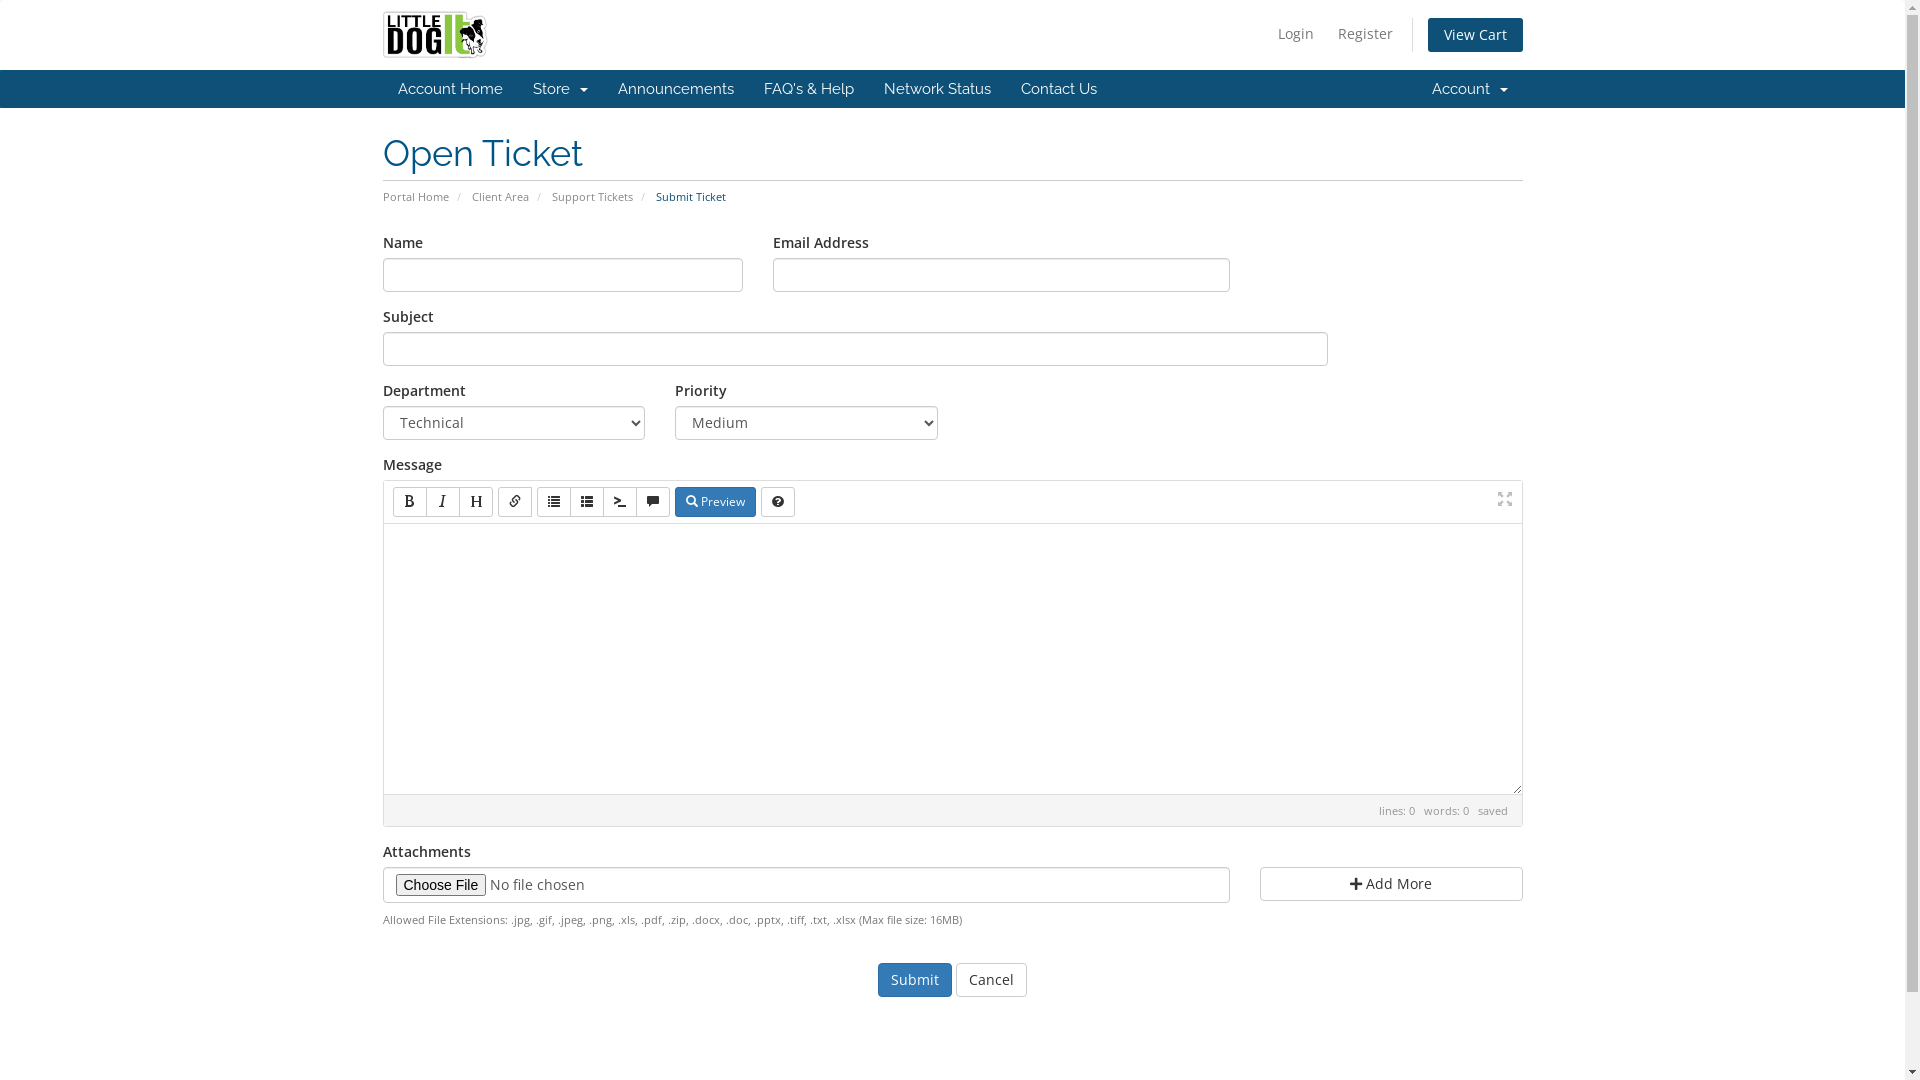 The image size is (1920, 1080). Describe the element at coordinates (498, 500) in the screenshot. I see `'URL/Link'` at that location.